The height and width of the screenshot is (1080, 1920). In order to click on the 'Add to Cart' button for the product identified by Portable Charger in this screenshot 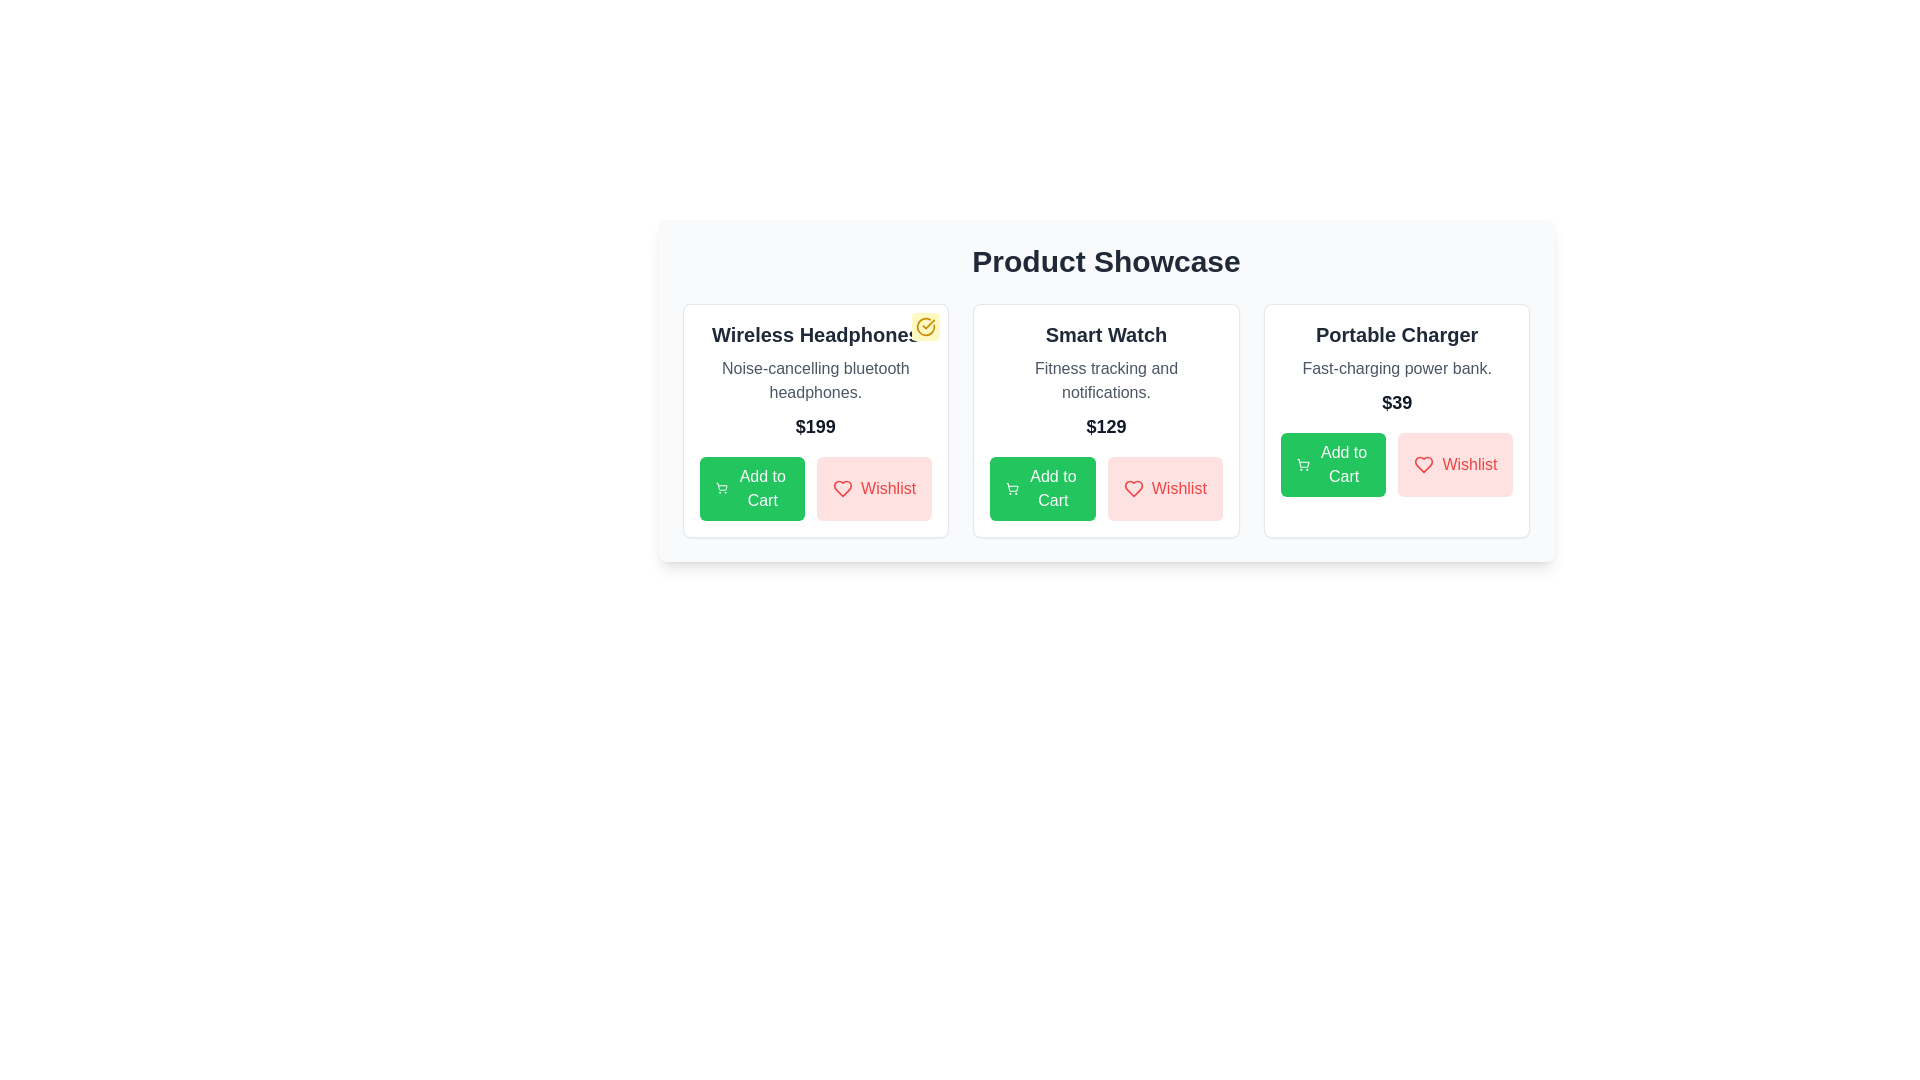, I will do `click(1334, 465)`.